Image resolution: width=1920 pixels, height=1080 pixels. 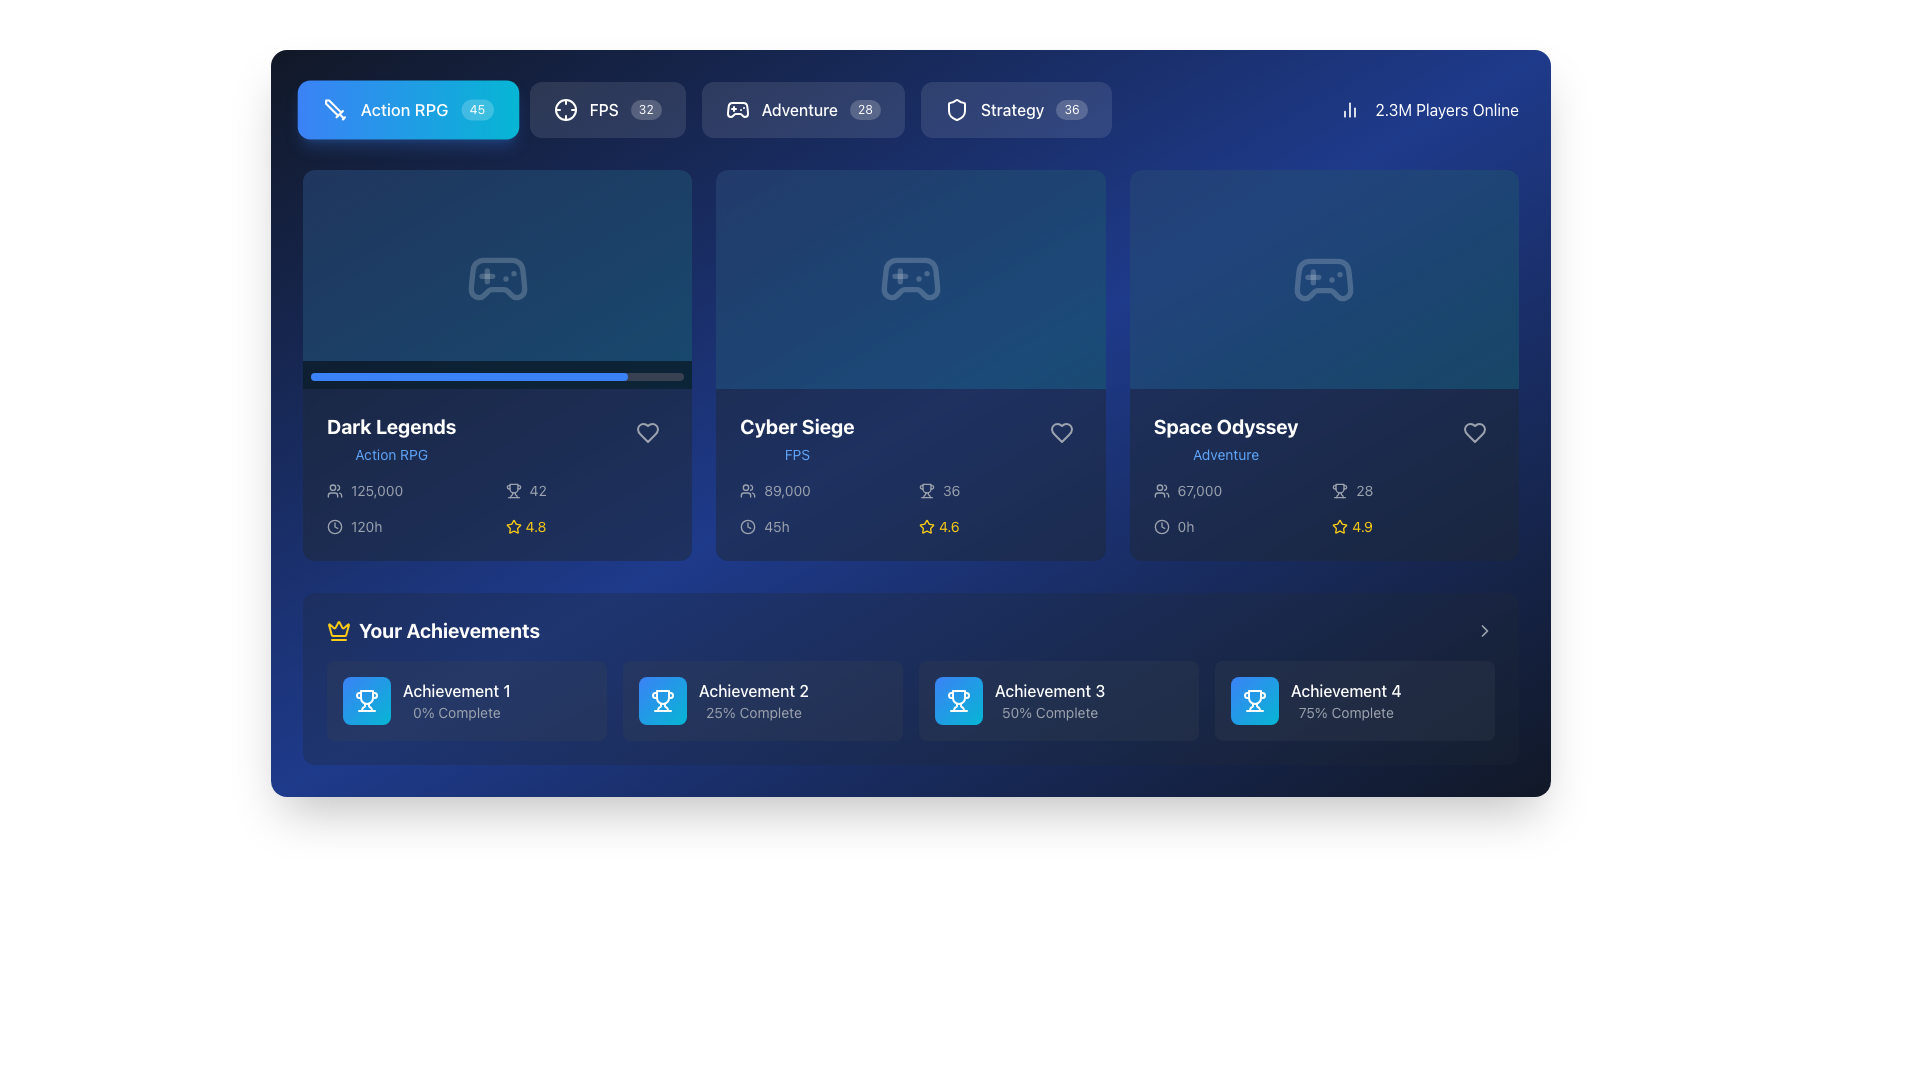 What do you see at coordinates (1000, 525) in the screenshot?
I see `static rating display for the game 'Cyber Siege', which shows a yellow star icon and the numeric rating value '4.6'` at bounding box center [1000, 525].